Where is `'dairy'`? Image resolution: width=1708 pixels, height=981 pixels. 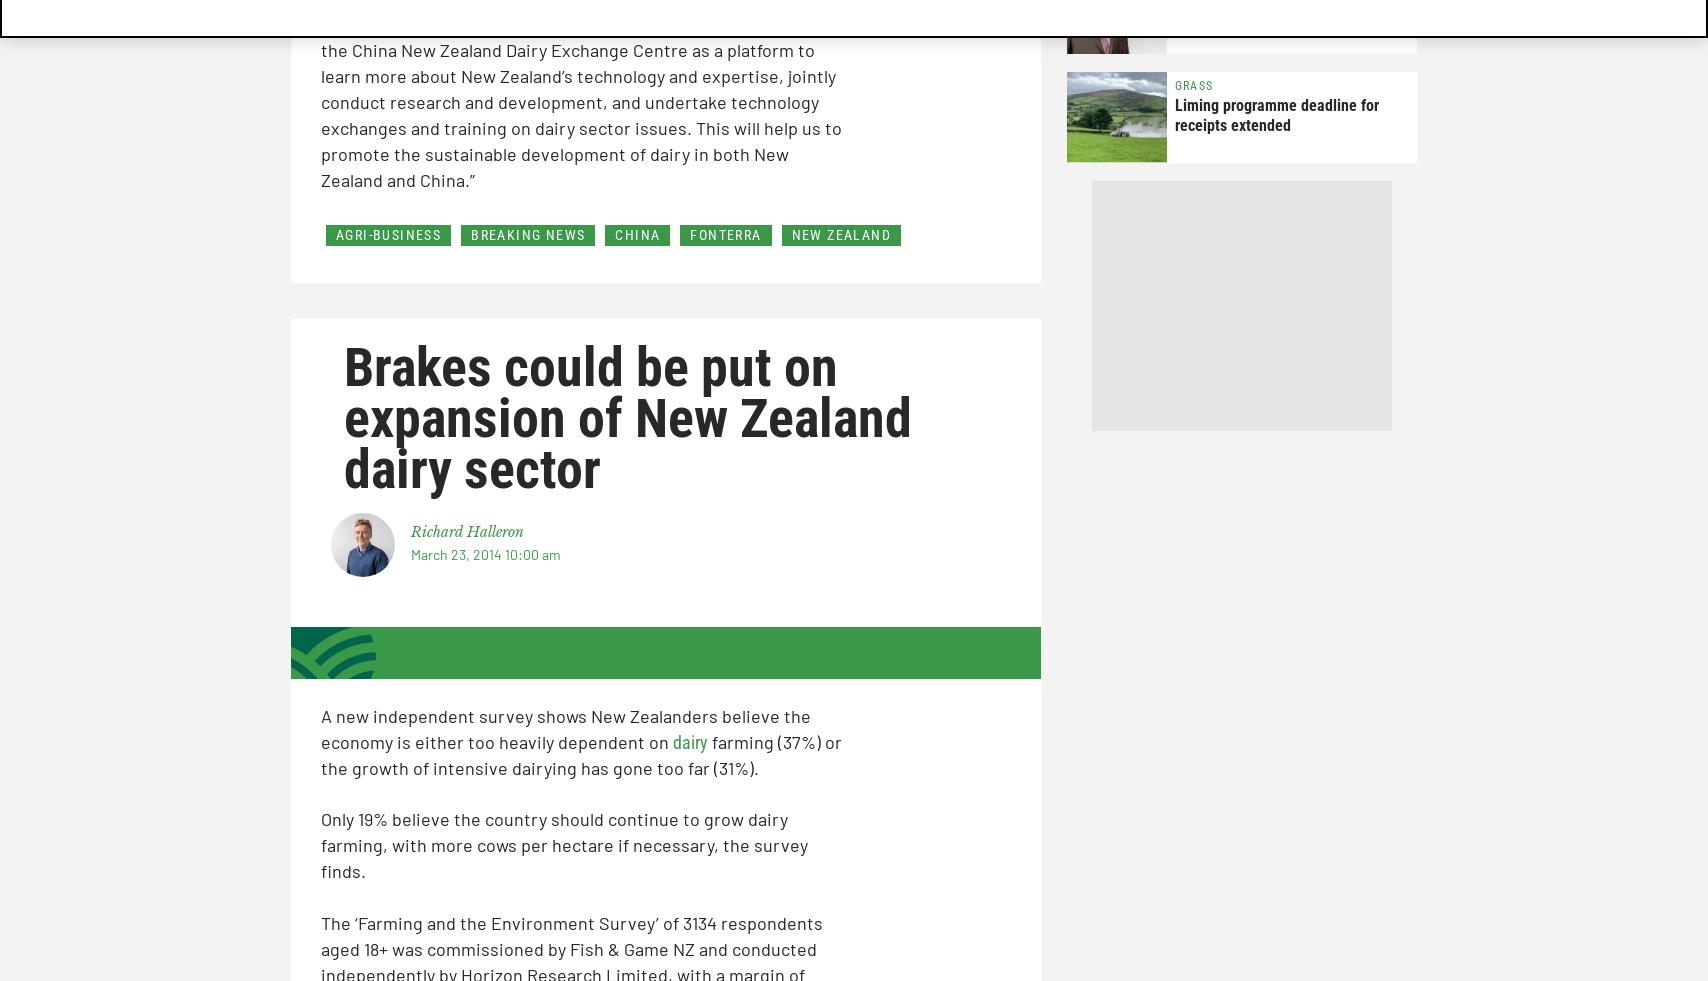 'dairy' is located at coordinates (692, 741).